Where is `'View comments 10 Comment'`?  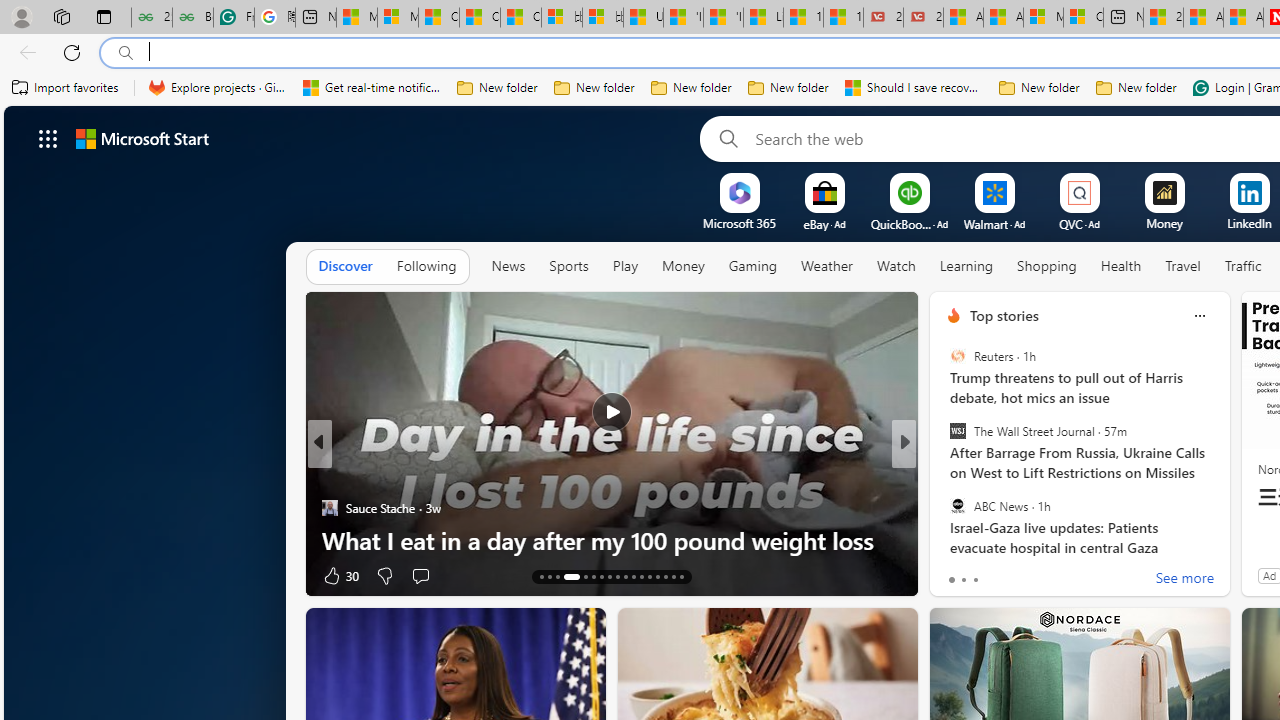
'View comments 10 Comment' is located at coordinates (1036, 575).